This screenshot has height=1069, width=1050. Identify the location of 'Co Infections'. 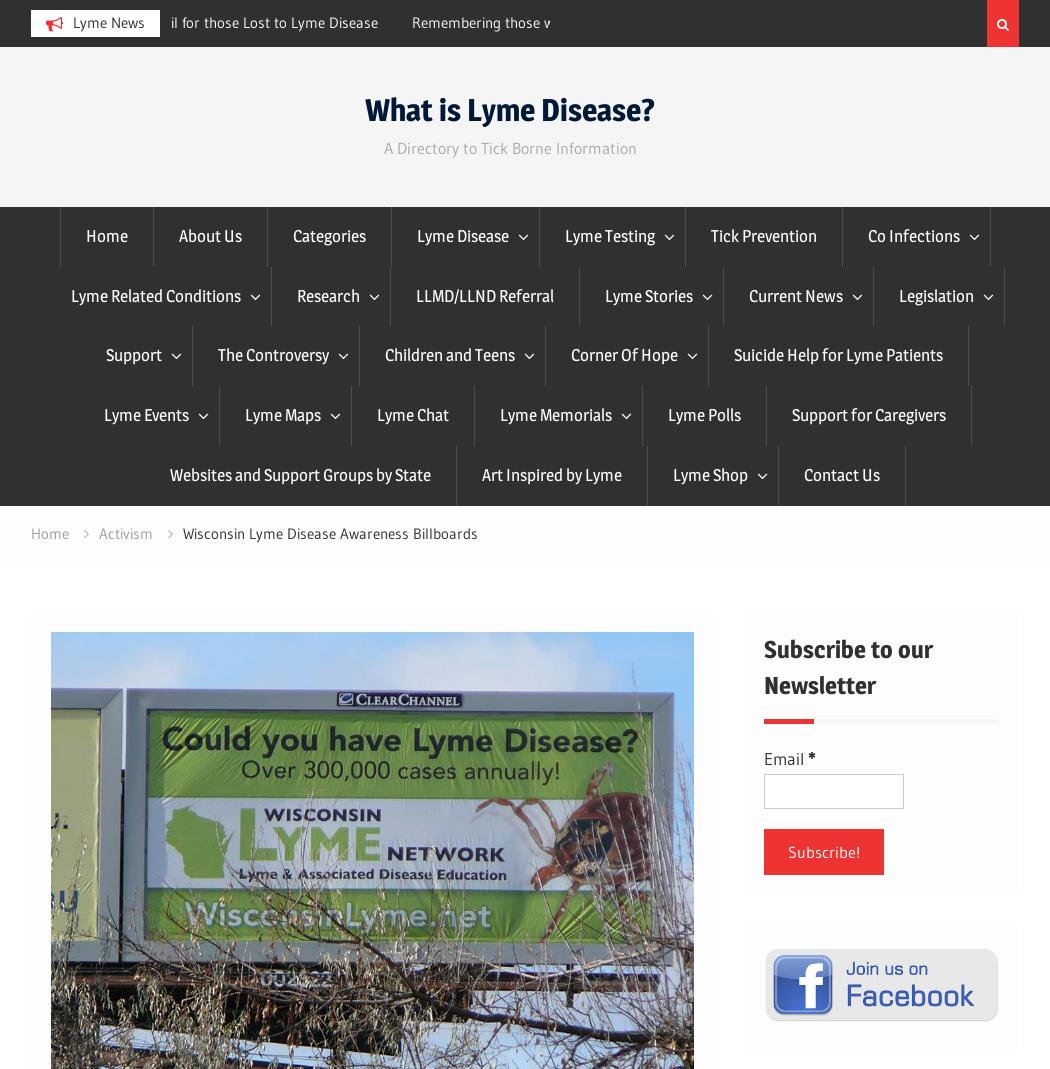
(912, 233).